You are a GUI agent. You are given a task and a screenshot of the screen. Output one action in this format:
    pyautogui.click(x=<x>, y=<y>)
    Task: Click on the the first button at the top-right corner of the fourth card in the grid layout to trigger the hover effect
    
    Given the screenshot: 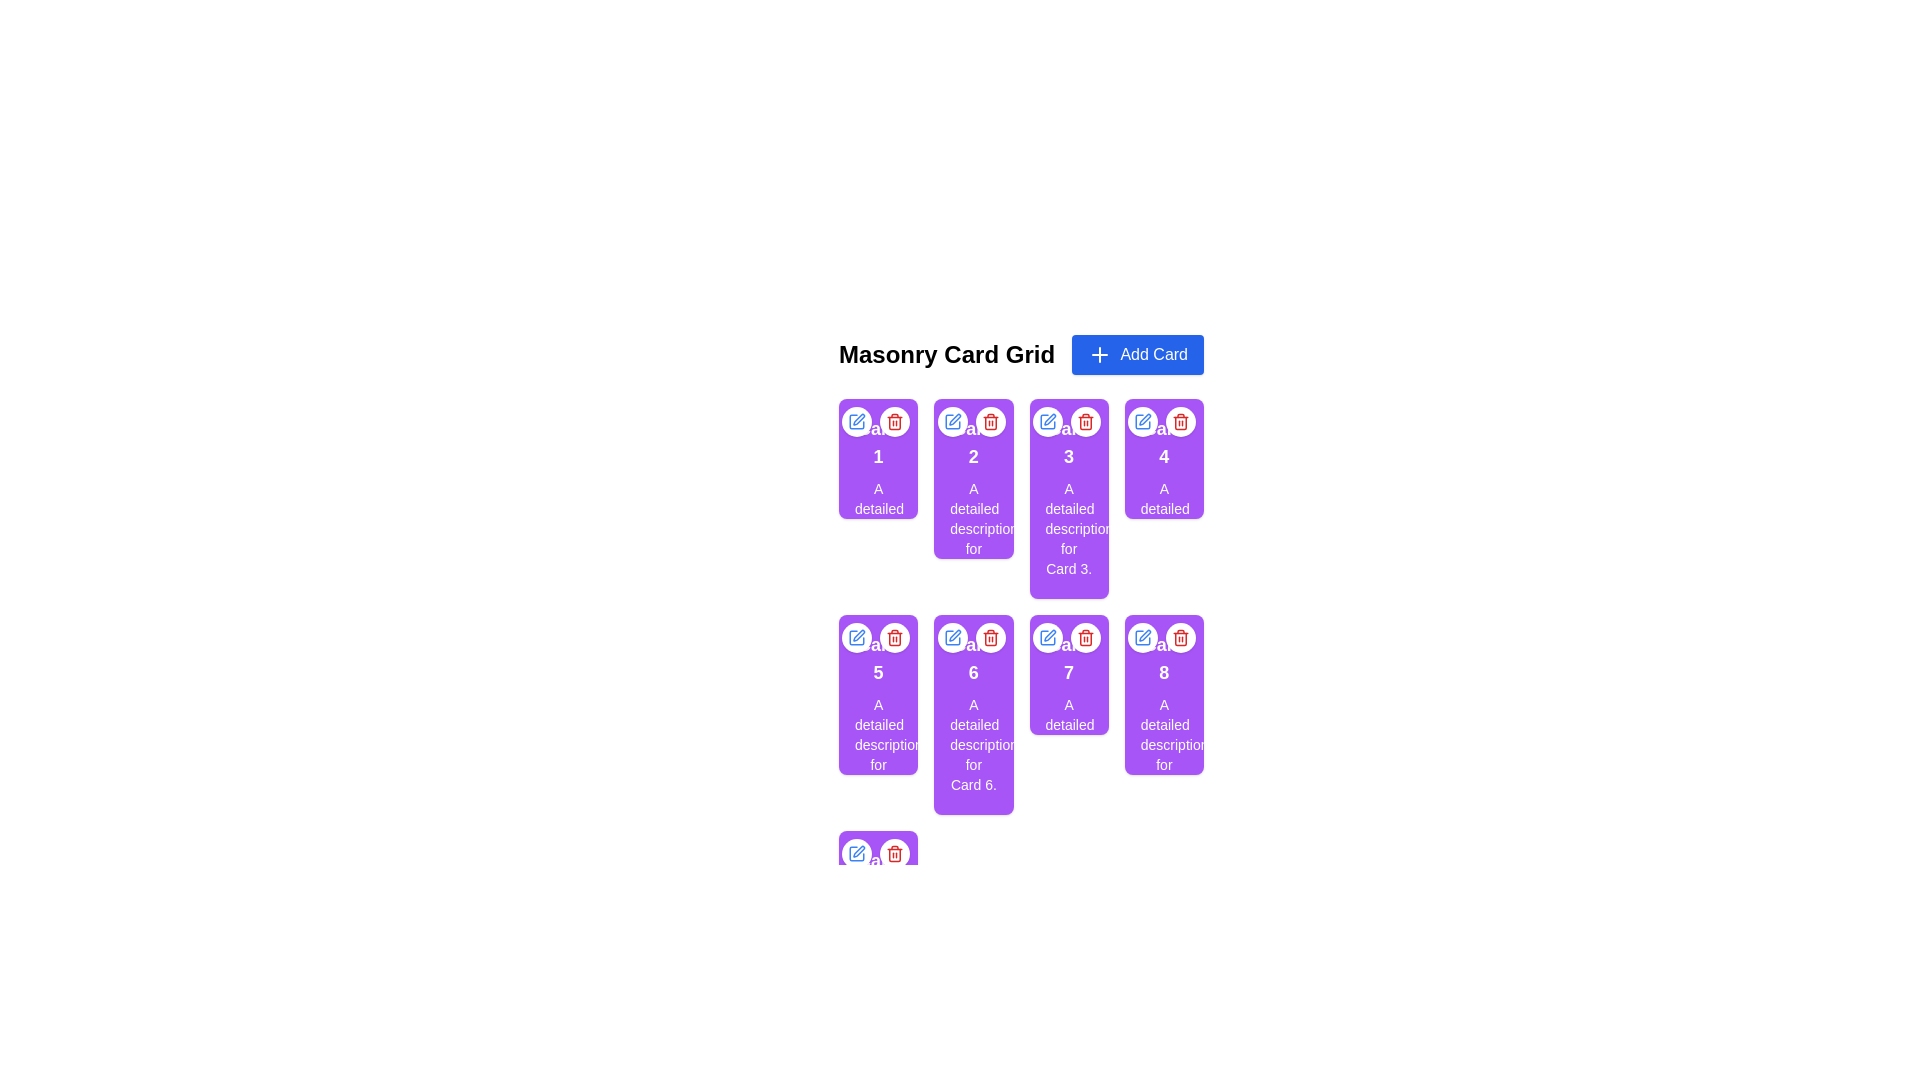 What is the action you would take?
    pyautogui.click(x=1142, y=420)
    